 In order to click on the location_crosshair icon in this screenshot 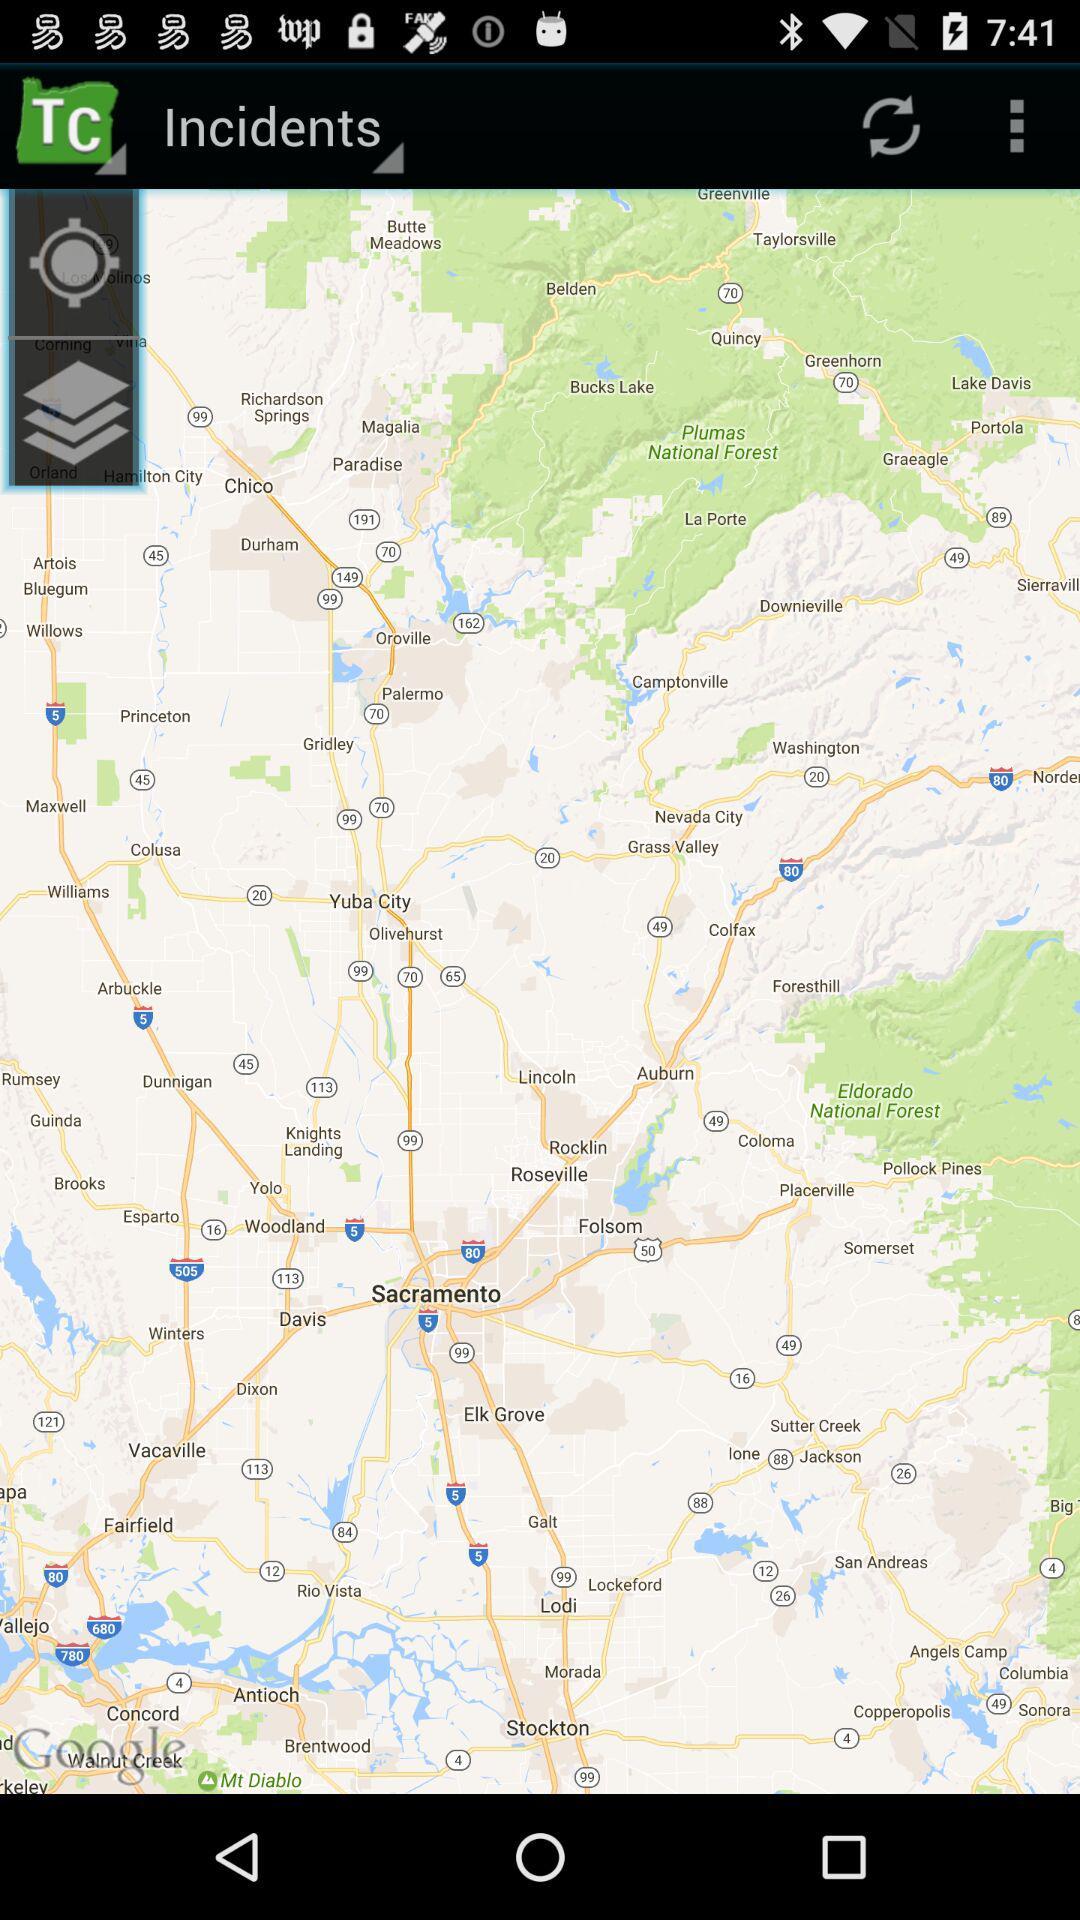, I will do `click(72, 279)`.